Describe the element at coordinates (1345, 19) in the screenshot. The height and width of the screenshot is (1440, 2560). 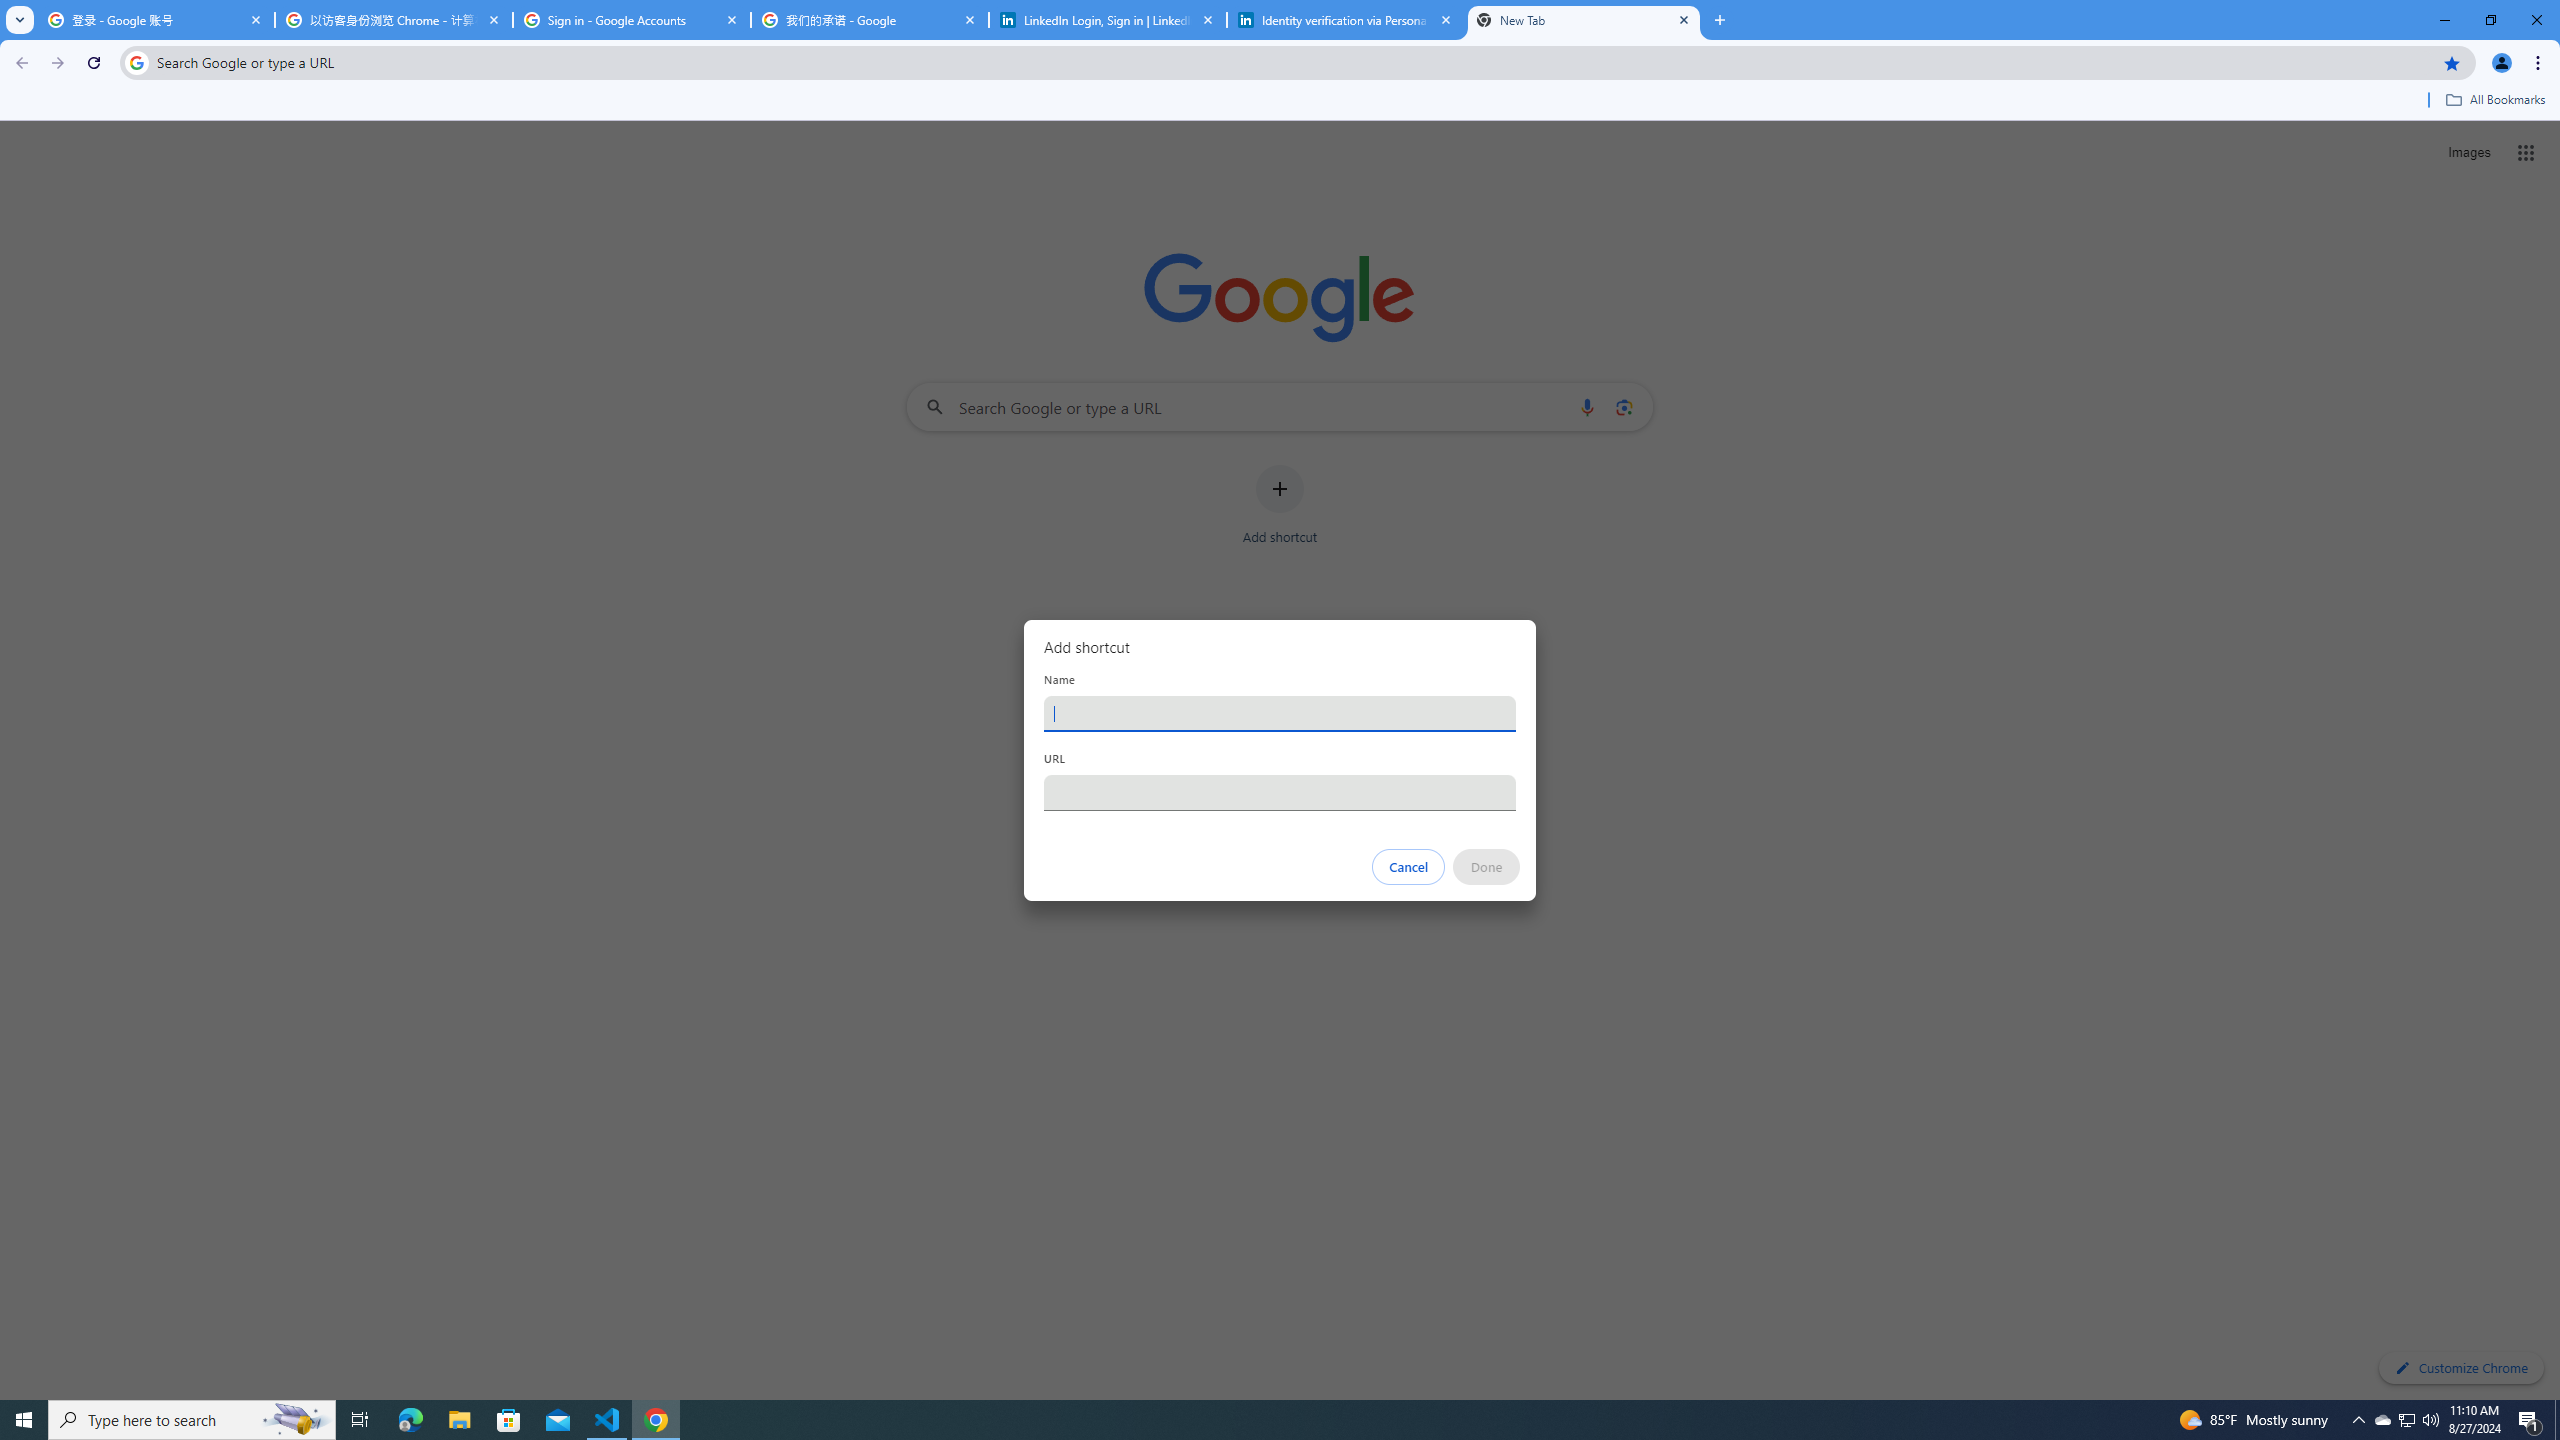
I see `'Identity verification via Persona | LinkedIn Help'` at that location.